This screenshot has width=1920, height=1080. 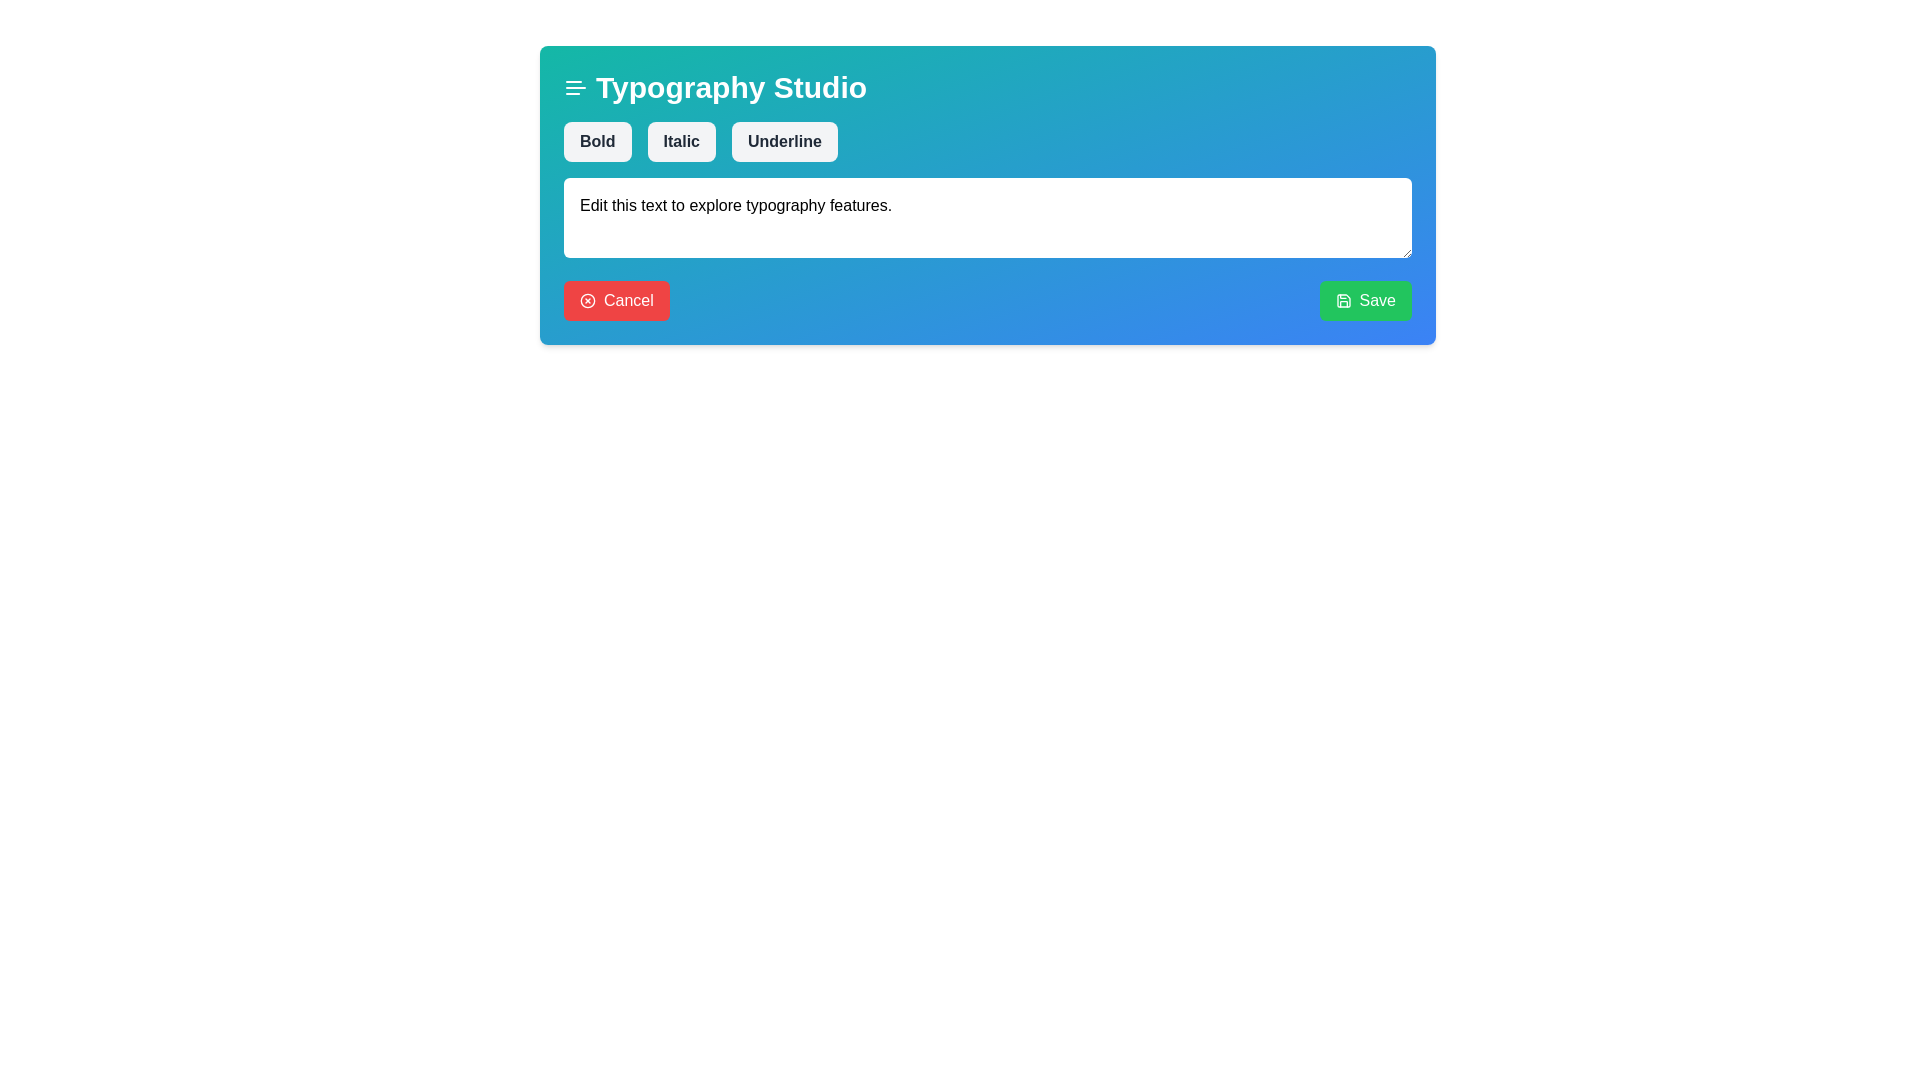 What do you see at coordinates (596, 141) in the screenshot?
I see `the 'Bold' button, which is the leftmost button in a group of three formatting buttons (Bold, Italic, Underline) arranged horizontally in a row, located near the top-left corner of the containing blue box above the text editing area` at bounding box center [596, 141].